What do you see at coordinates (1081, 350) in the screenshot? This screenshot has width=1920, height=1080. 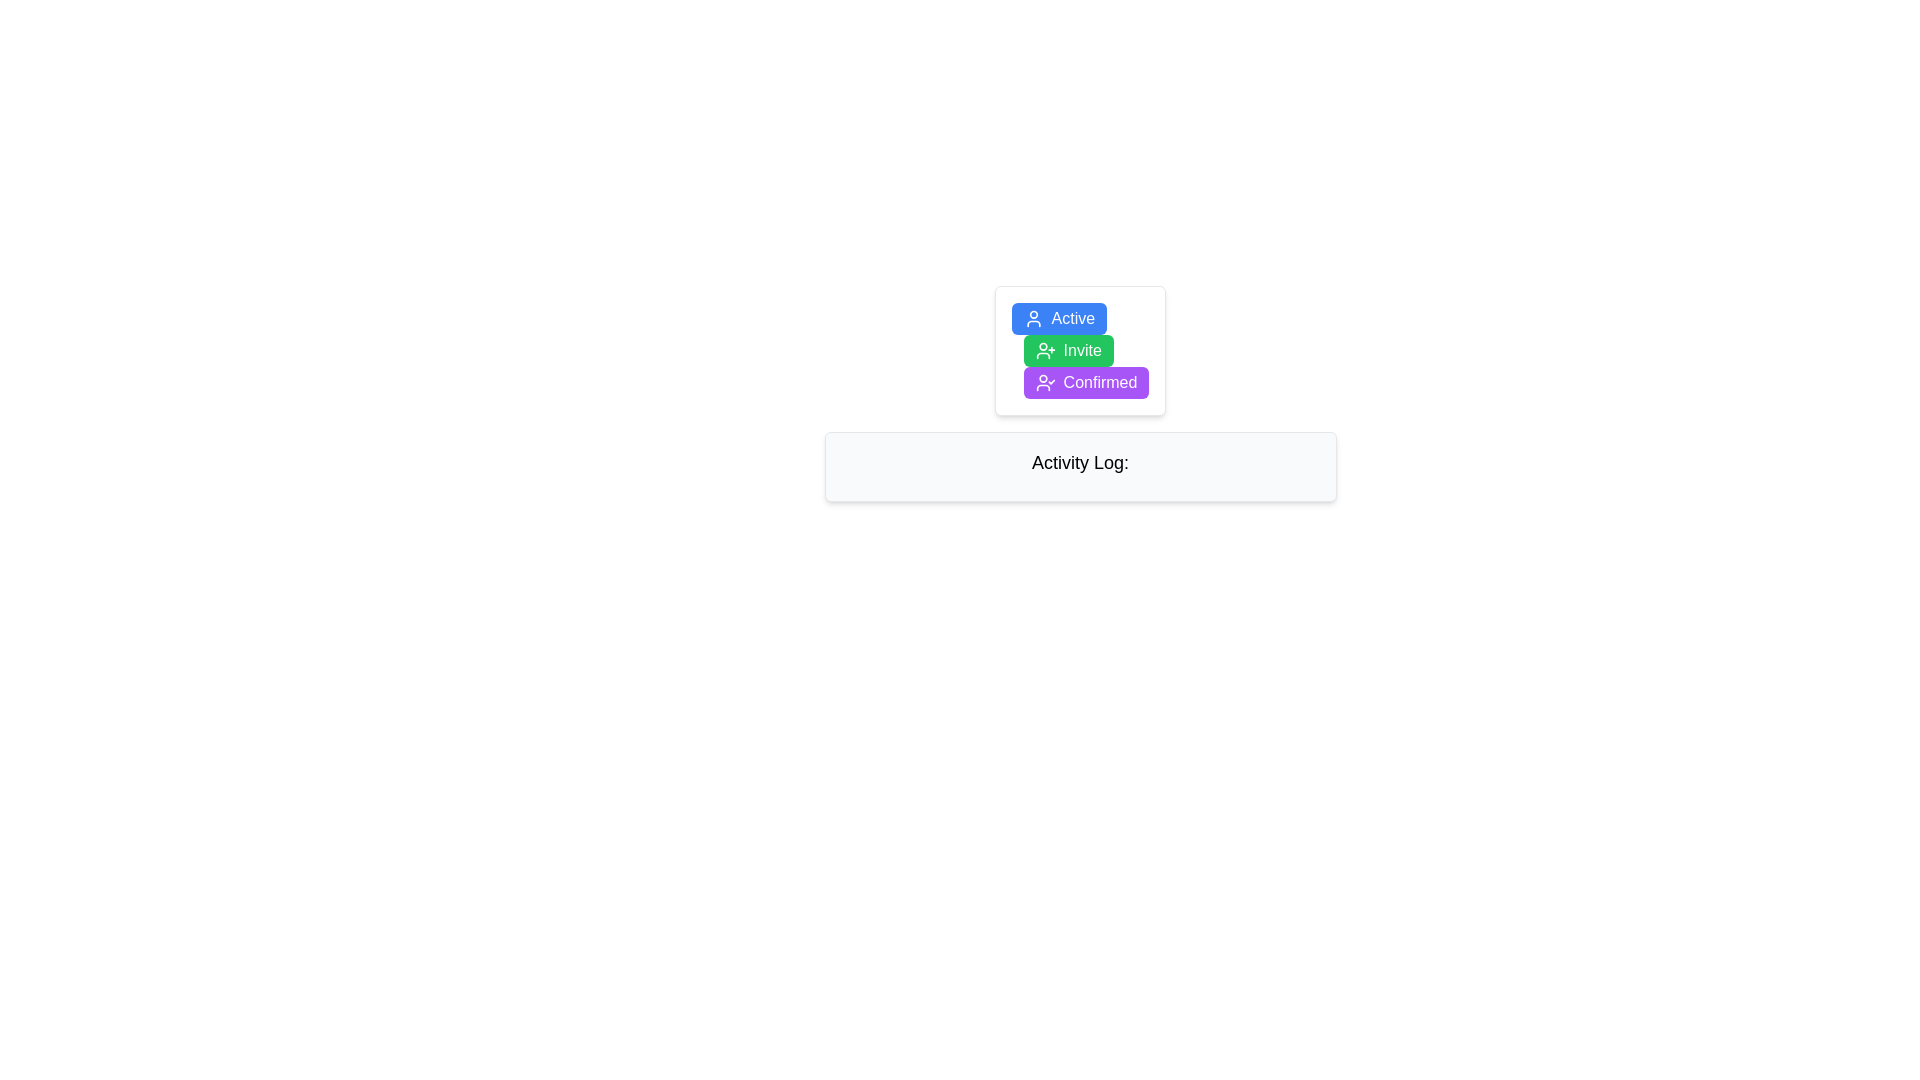 I see `the 'Invite' text label, which is styled with white text on a green background within a rounded rectangle` at bounding box center [1081, 350].